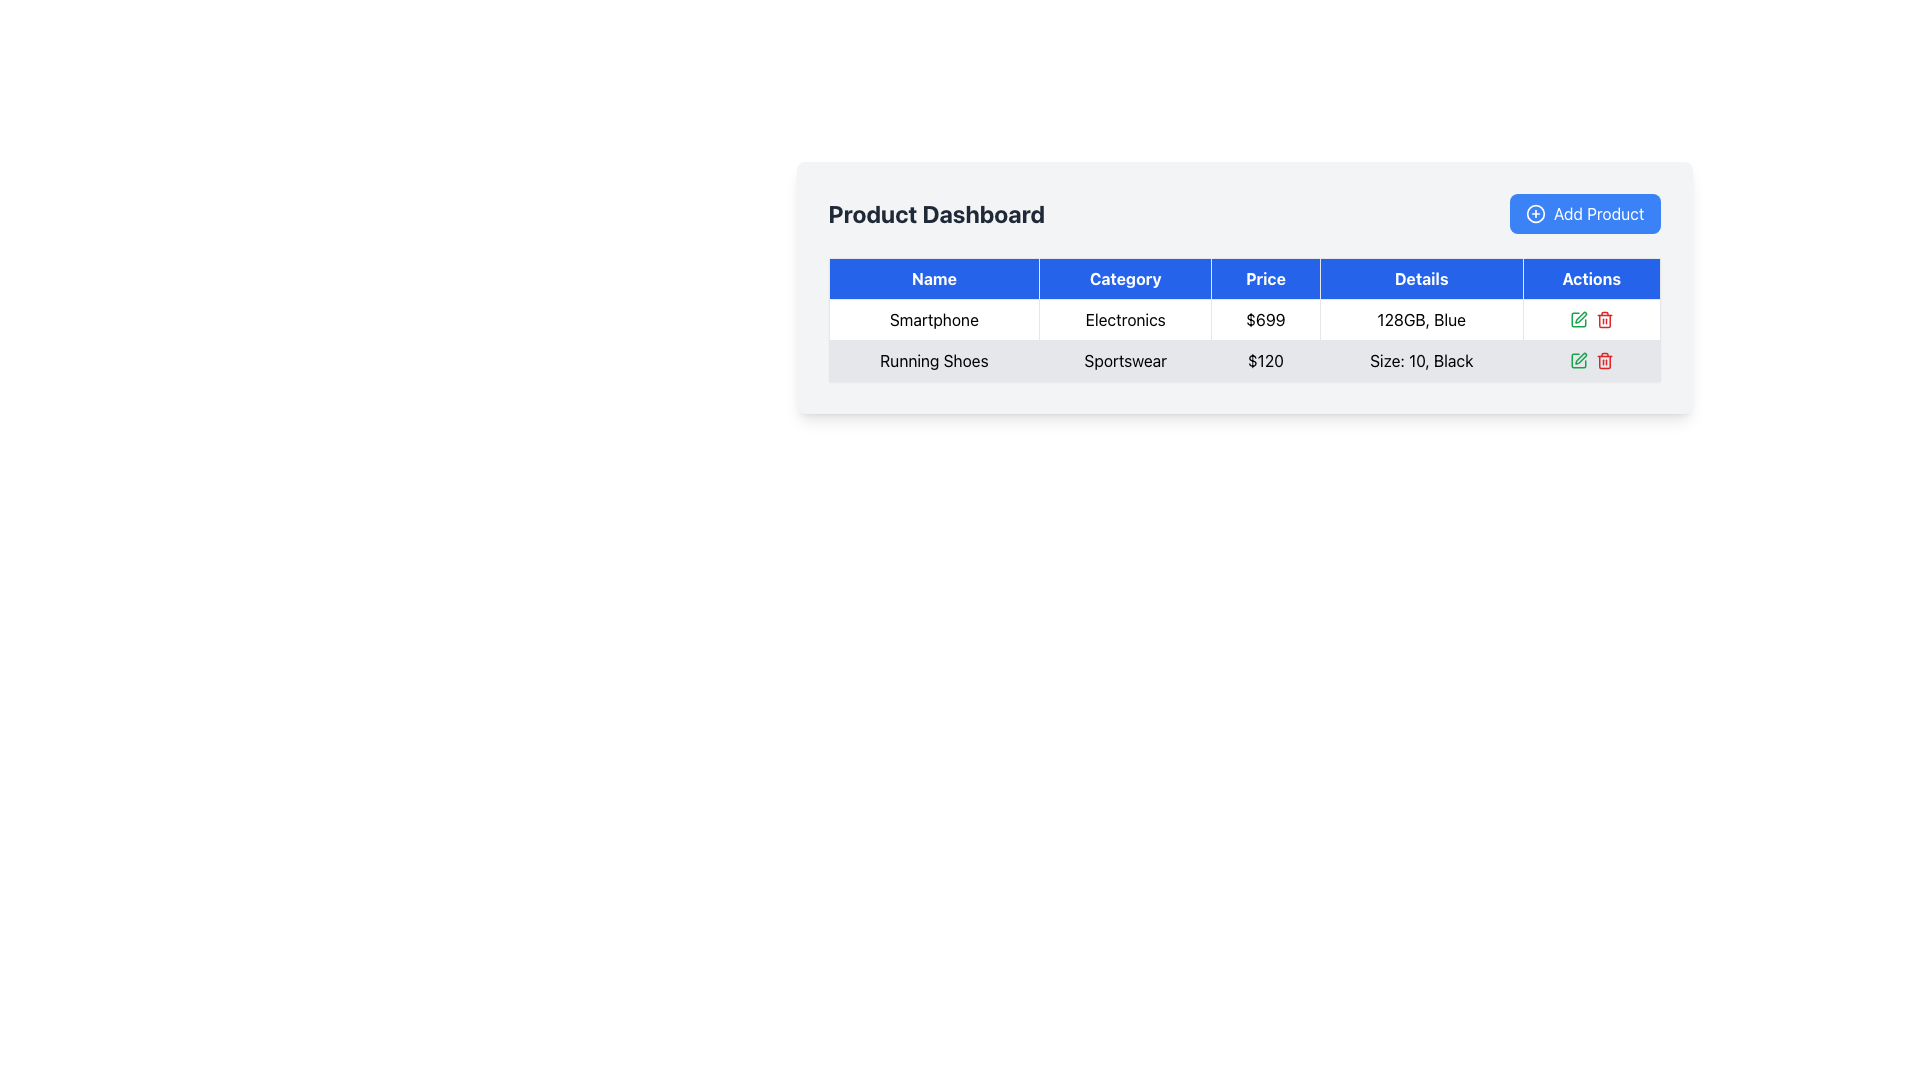 The image size is (1920, 1080). What do you see at coordinates (1535, 213) in the screenshot?
I see `the addition icon located to the left of the 'Add Product' button in the upper-right section of the page` at bounding box center [1535, 213].